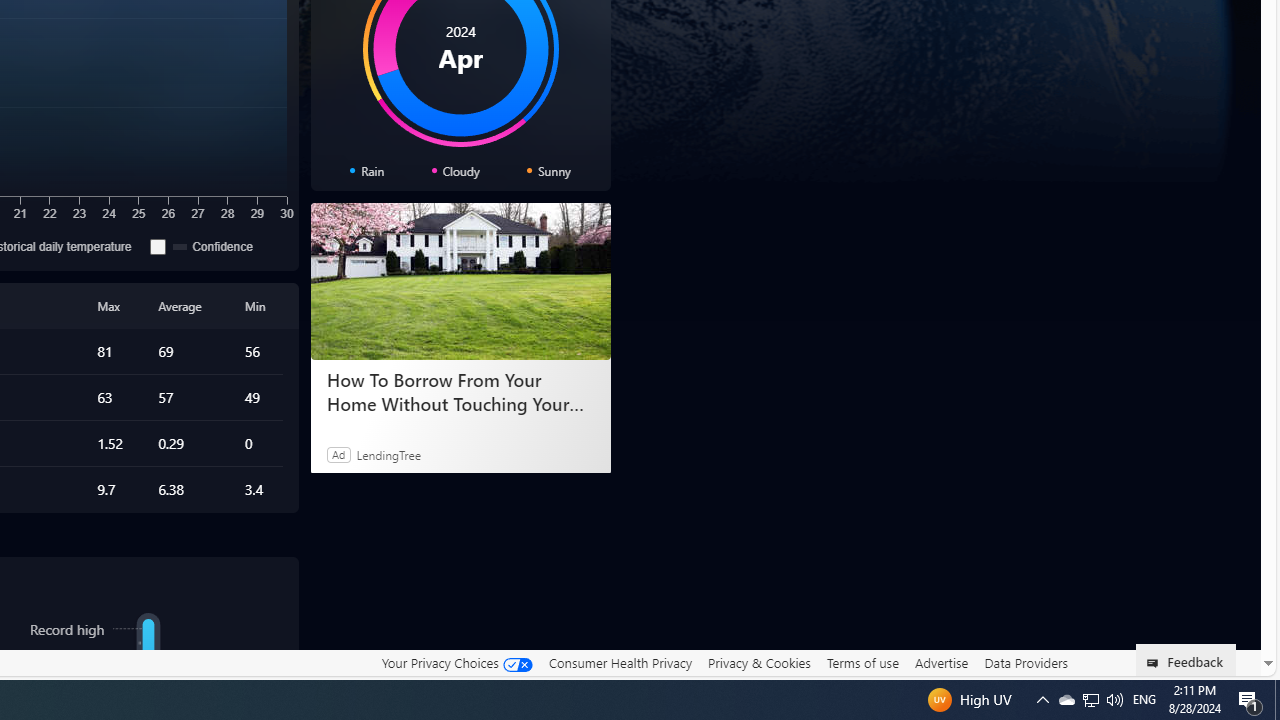 The image size is (1280, 720). Describe the element at coordinates (455, 663) in the screenshot. I see `'Your Privacy Choices'` at that location.